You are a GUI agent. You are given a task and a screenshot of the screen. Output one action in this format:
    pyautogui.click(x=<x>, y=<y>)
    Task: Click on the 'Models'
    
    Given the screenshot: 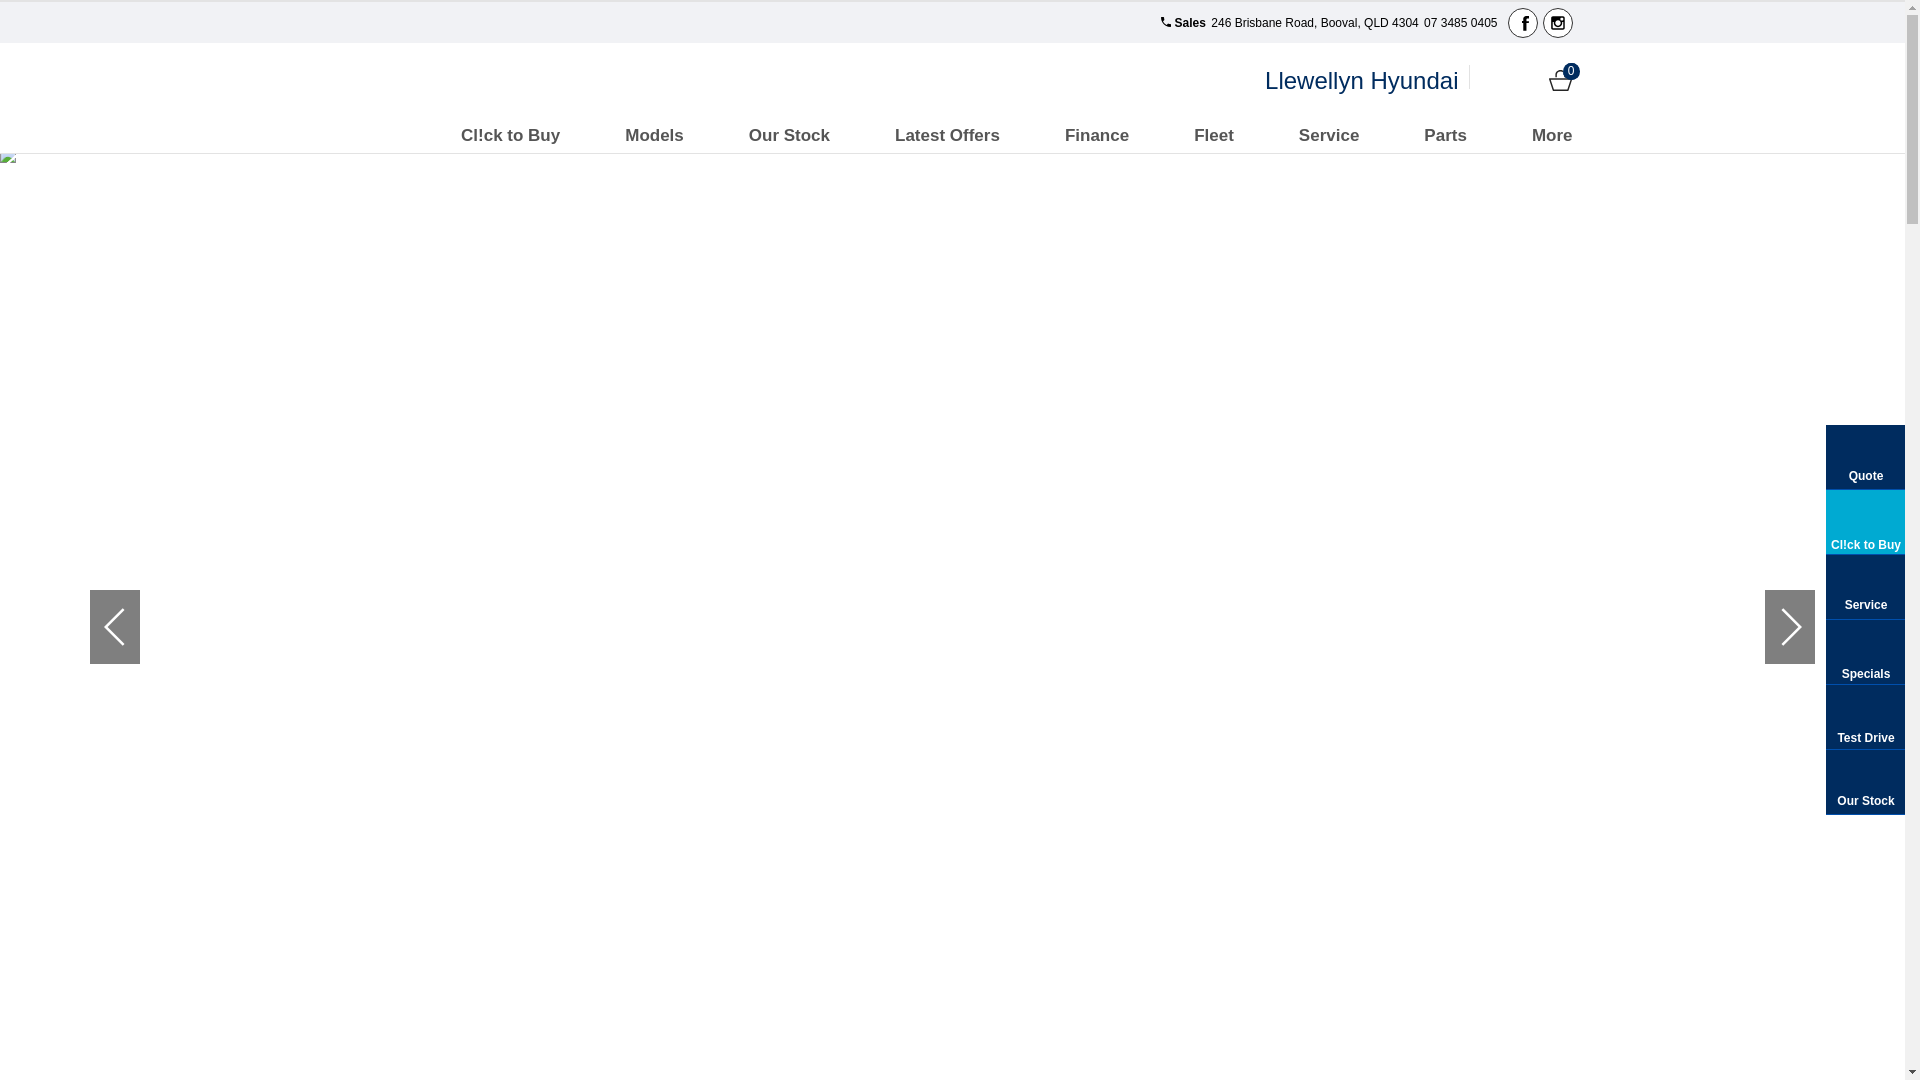 What is the action you would take?
    pyautogui.click(x=654, y=135)
    